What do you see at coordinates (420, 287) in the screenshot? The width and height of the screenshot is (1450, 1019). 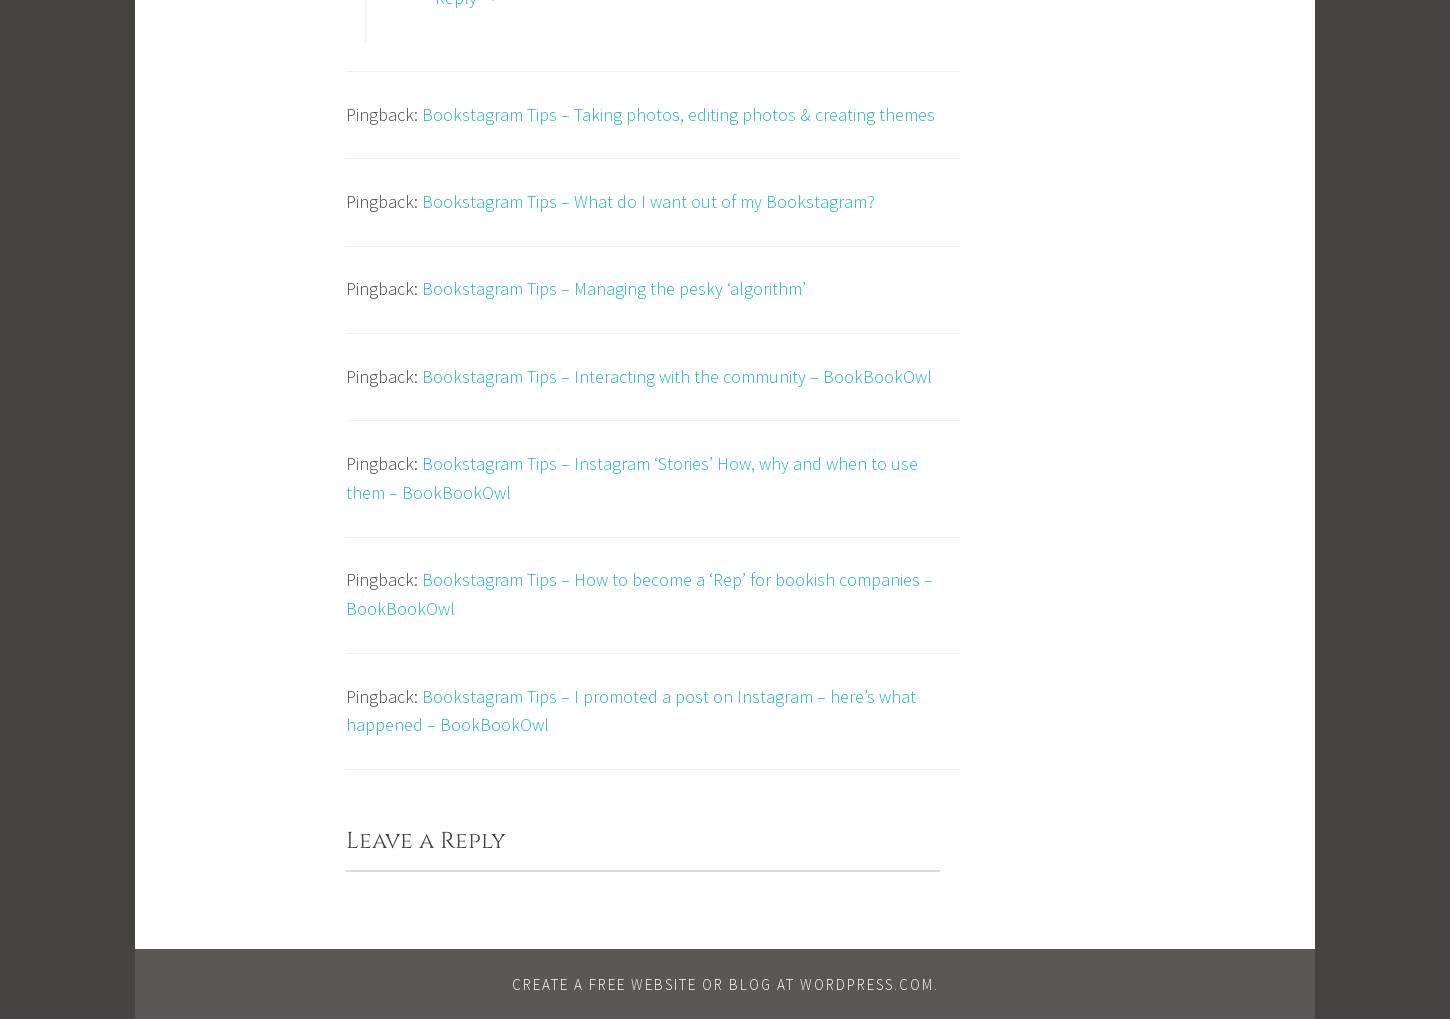 I see `'Bookstagram Tips – Managing the pesky ‘algorithm’'` at bounding box center [420, 287].